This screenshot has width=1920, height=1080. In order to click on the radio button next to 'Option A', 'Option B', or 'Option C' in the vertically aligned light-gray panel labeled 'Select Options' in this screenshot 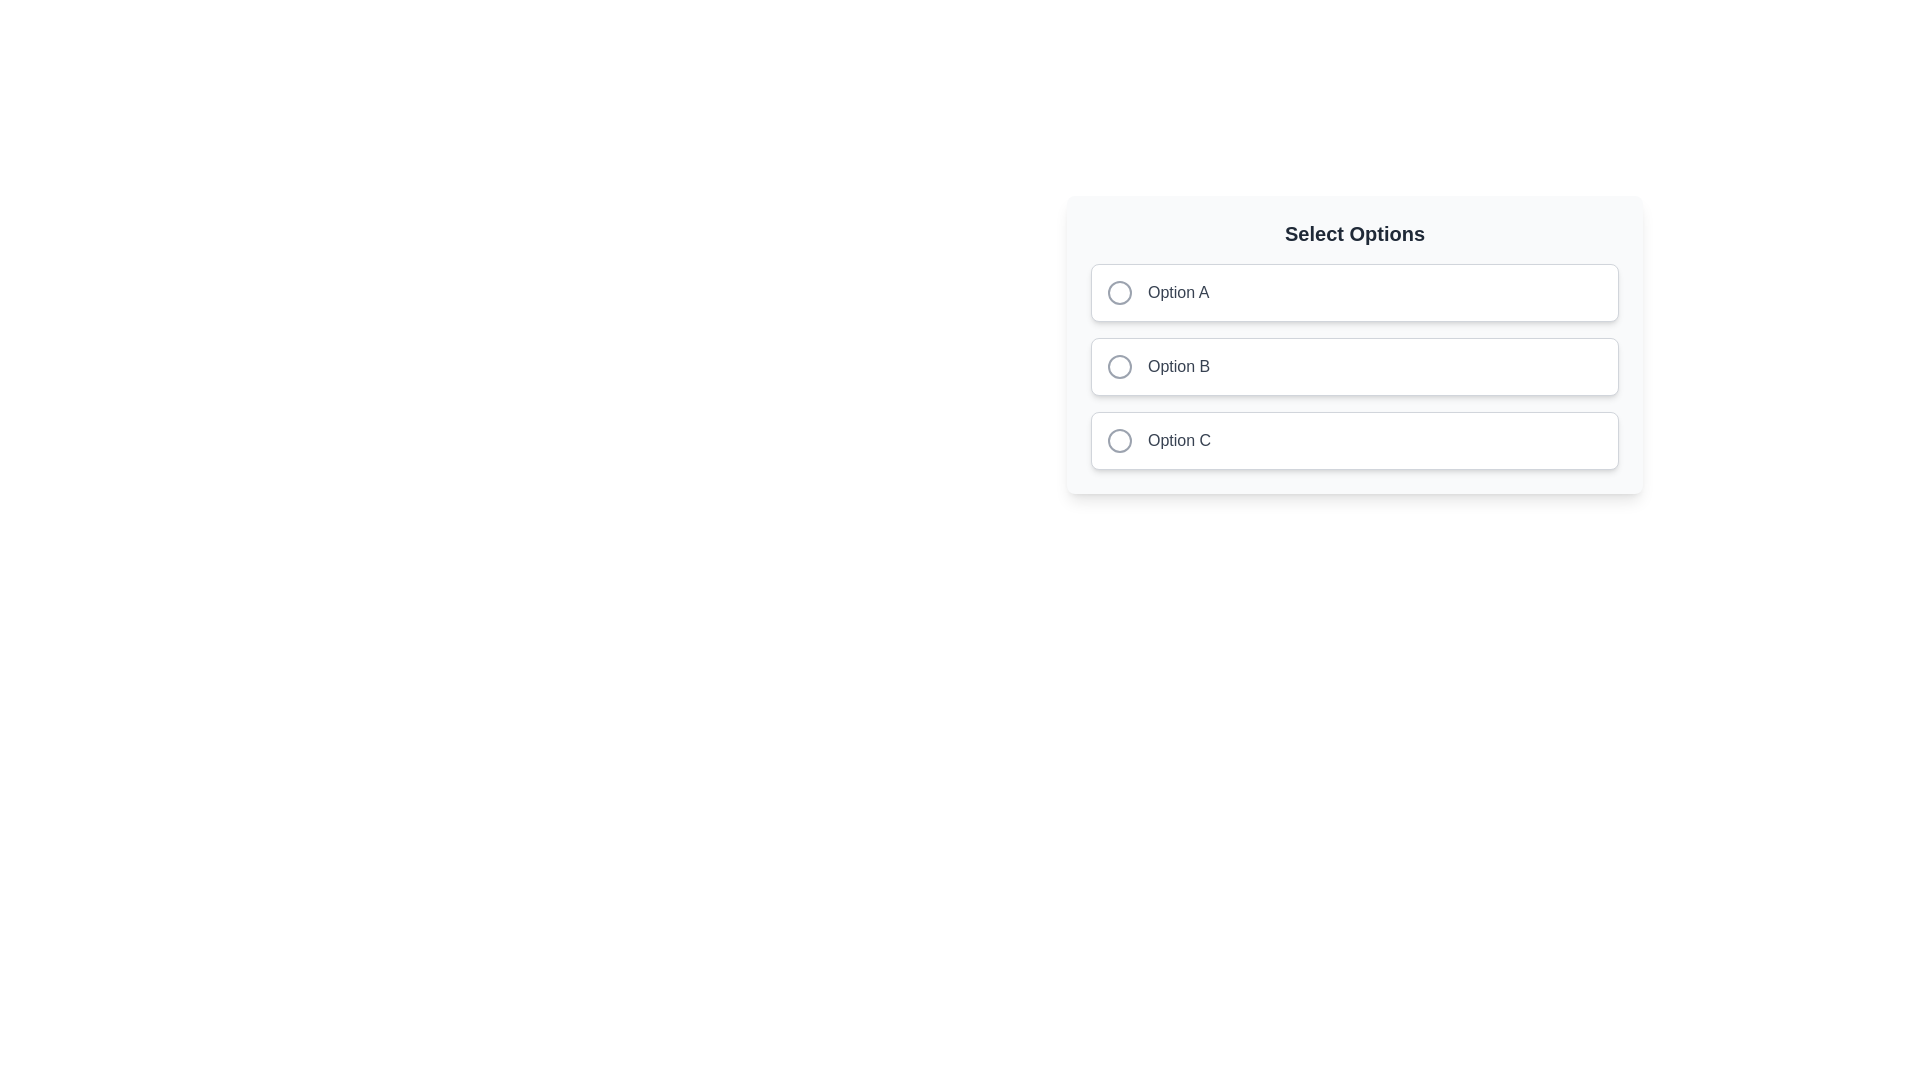, I will do `click(1354, 343)`.